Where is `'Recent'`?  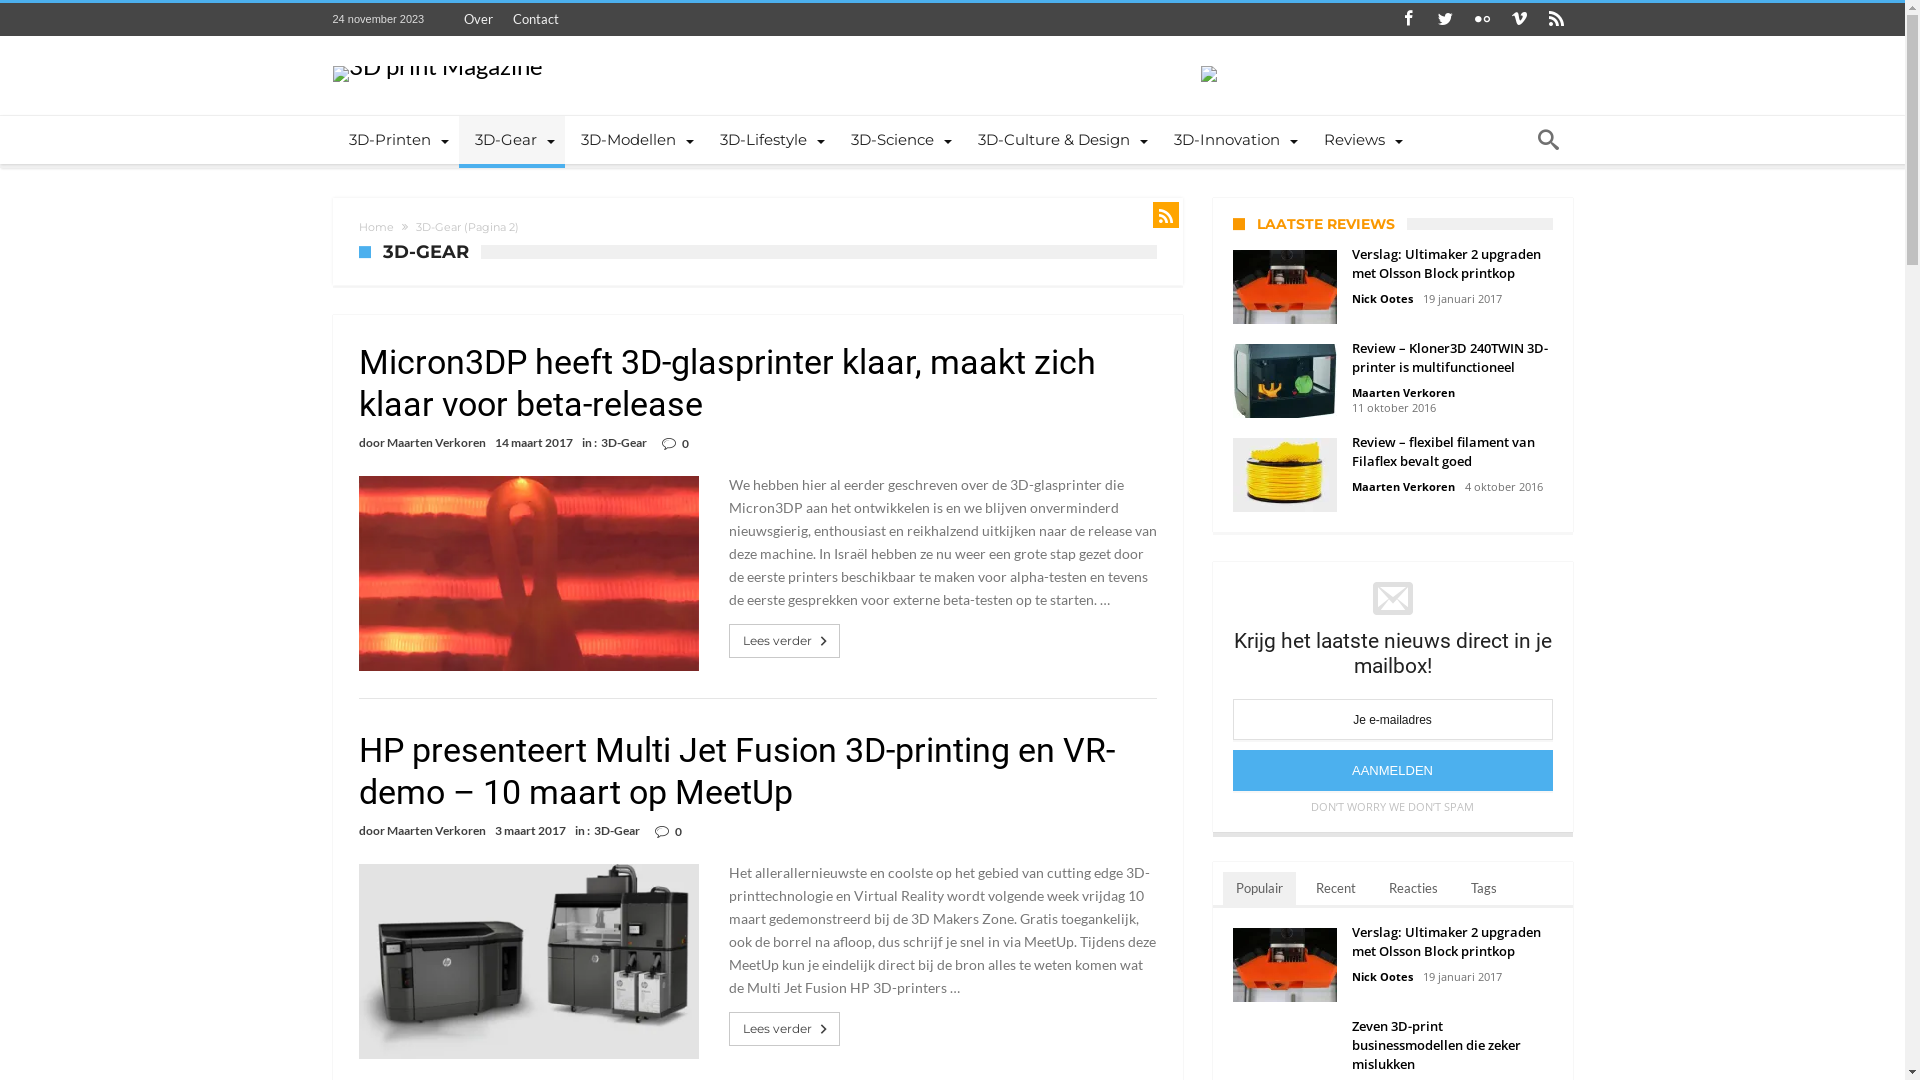
'Recent' is located at coordinates (1334, 889).